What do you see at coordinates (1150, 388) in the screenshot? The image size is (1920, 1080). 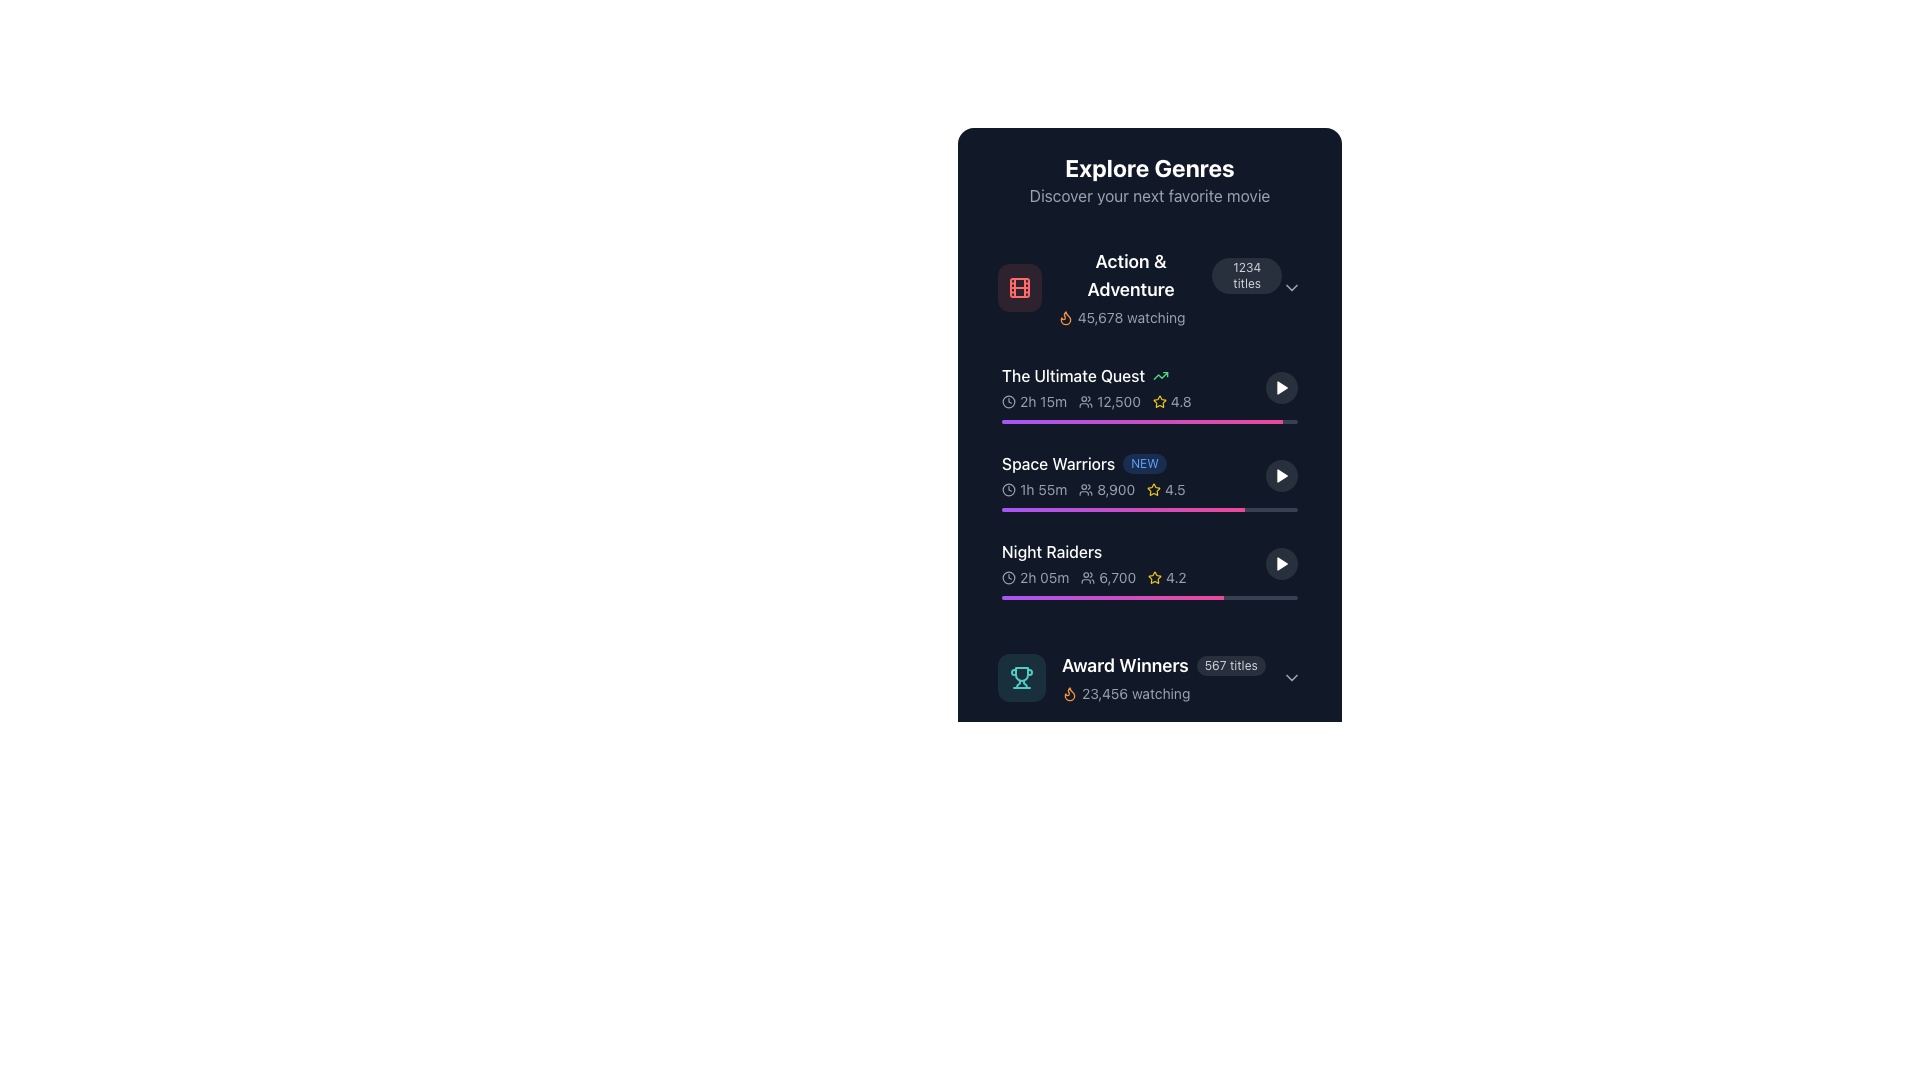 I see `the Information card displaying details about 'The Ultimate Quest', which includes a trending indicator and statistics like viewing time, viewers, and rating, located under the 'Action & Adventure' genre as the first item in the list` at bounding box center [1150, 388].